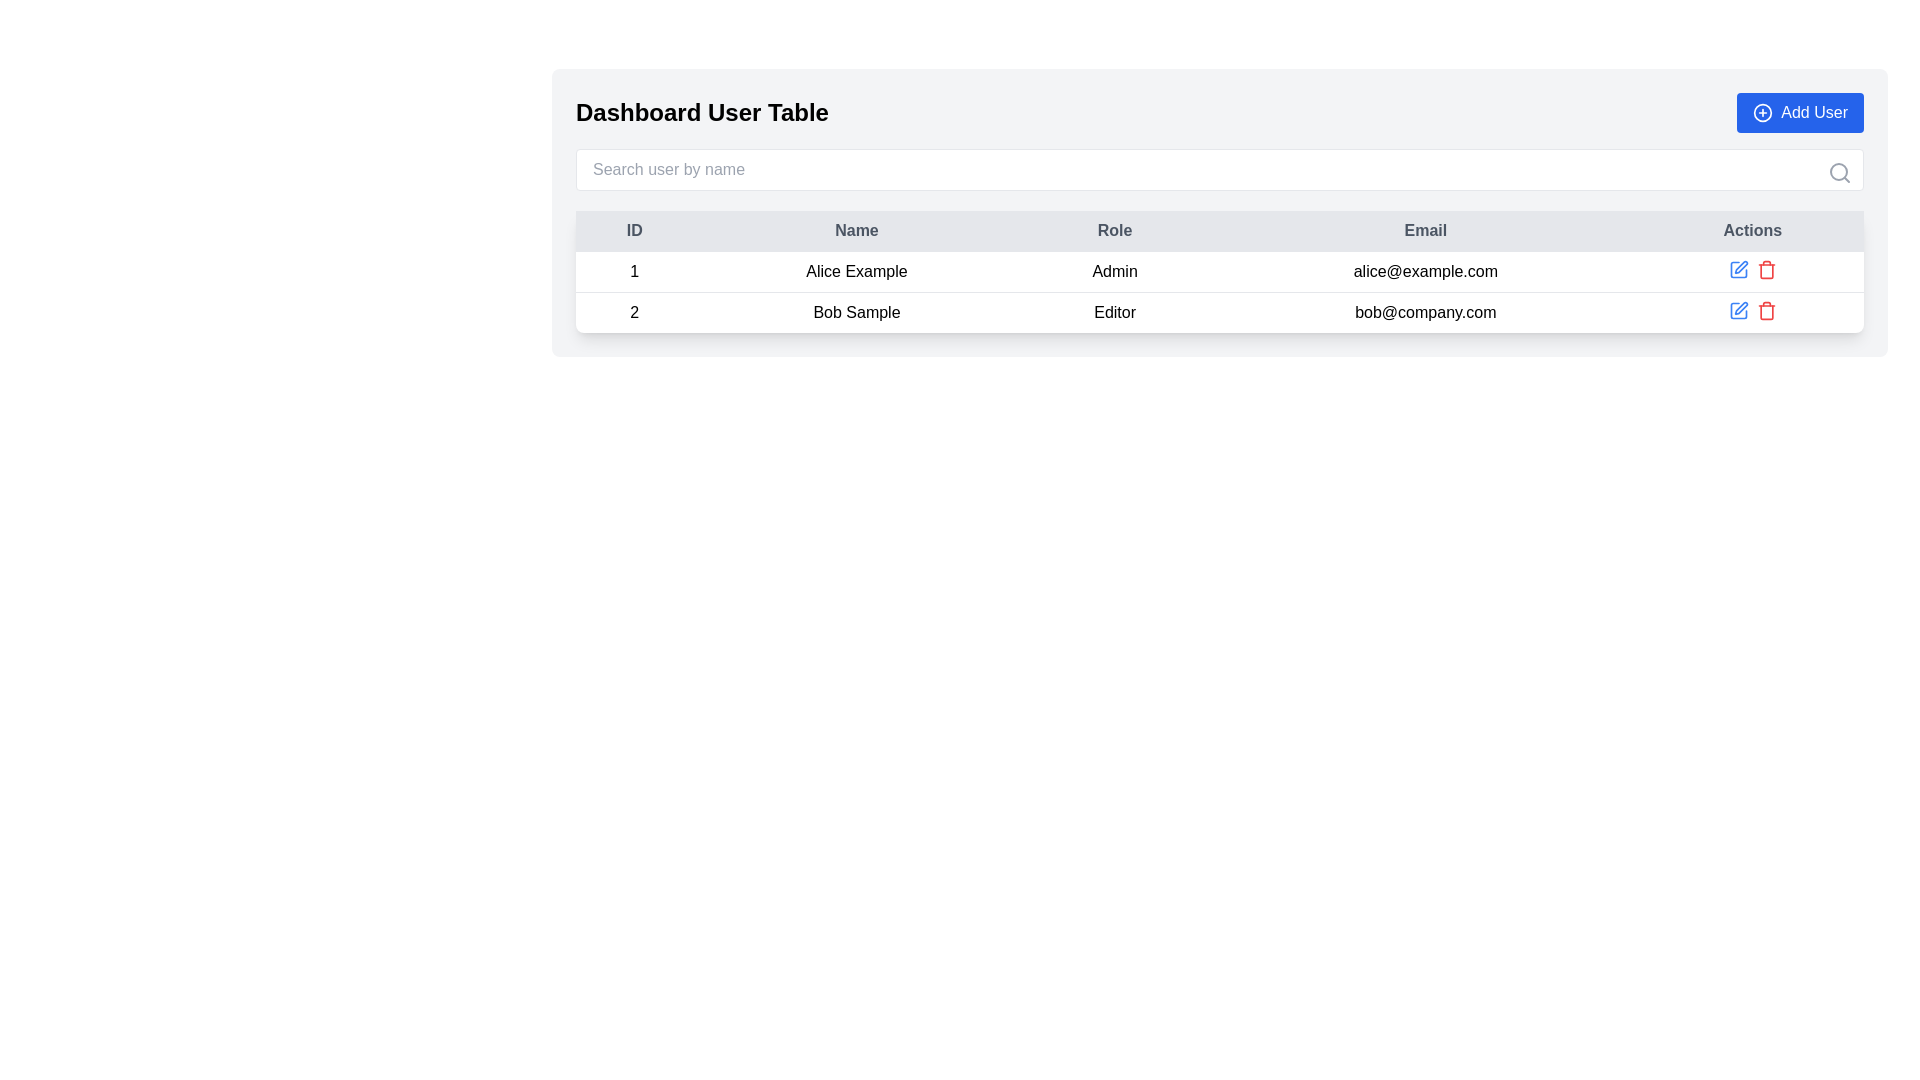 The height and width of the screenshot is (1080, 1920). What do you see at coordinates (1424, 312) in the screenshot?
I see `the email address 'bob@company.com' located in the 'Email' column of the user data table for 'Bob Sample'` at bounding box center [1424, 312].